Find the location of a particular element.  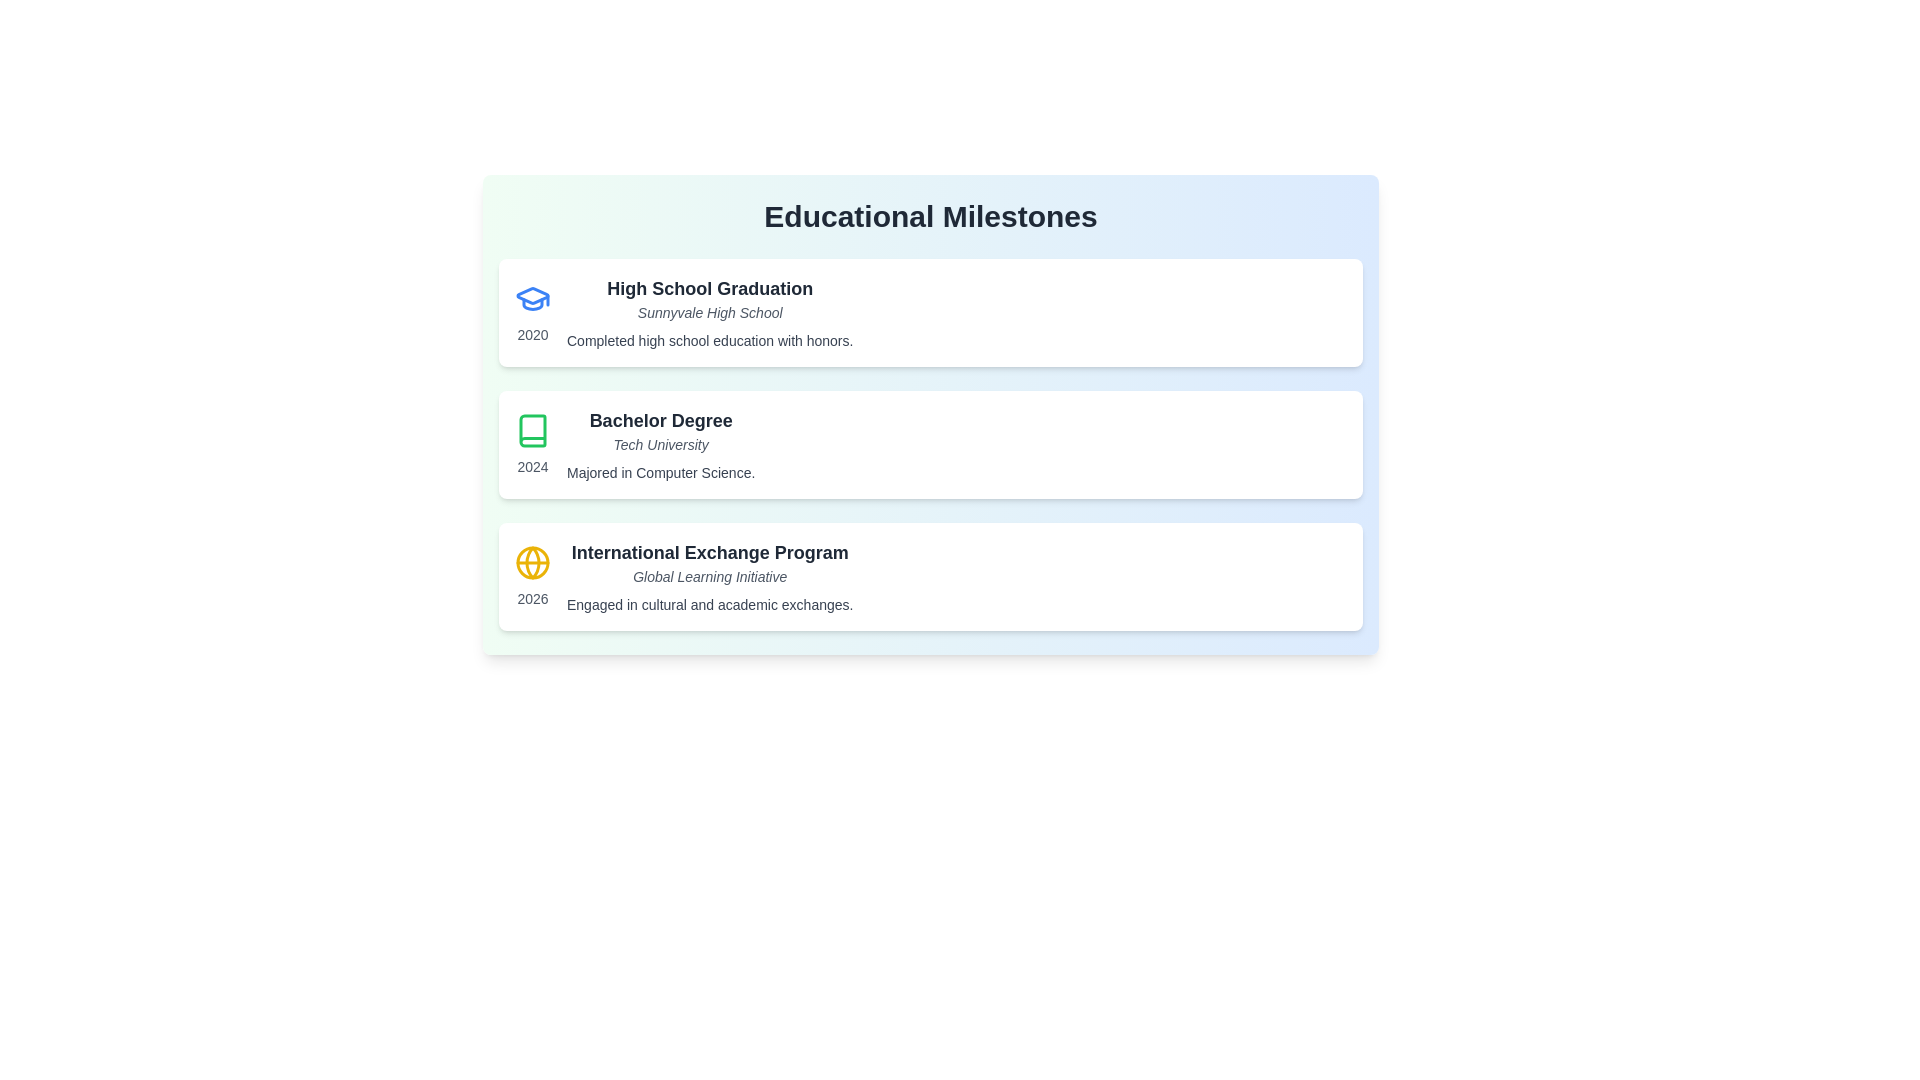

descriptive text element providing context about the 'International Exchange Program', positioned centrally below 'Global Learning Initiative' is located at coordinates (710, 604).